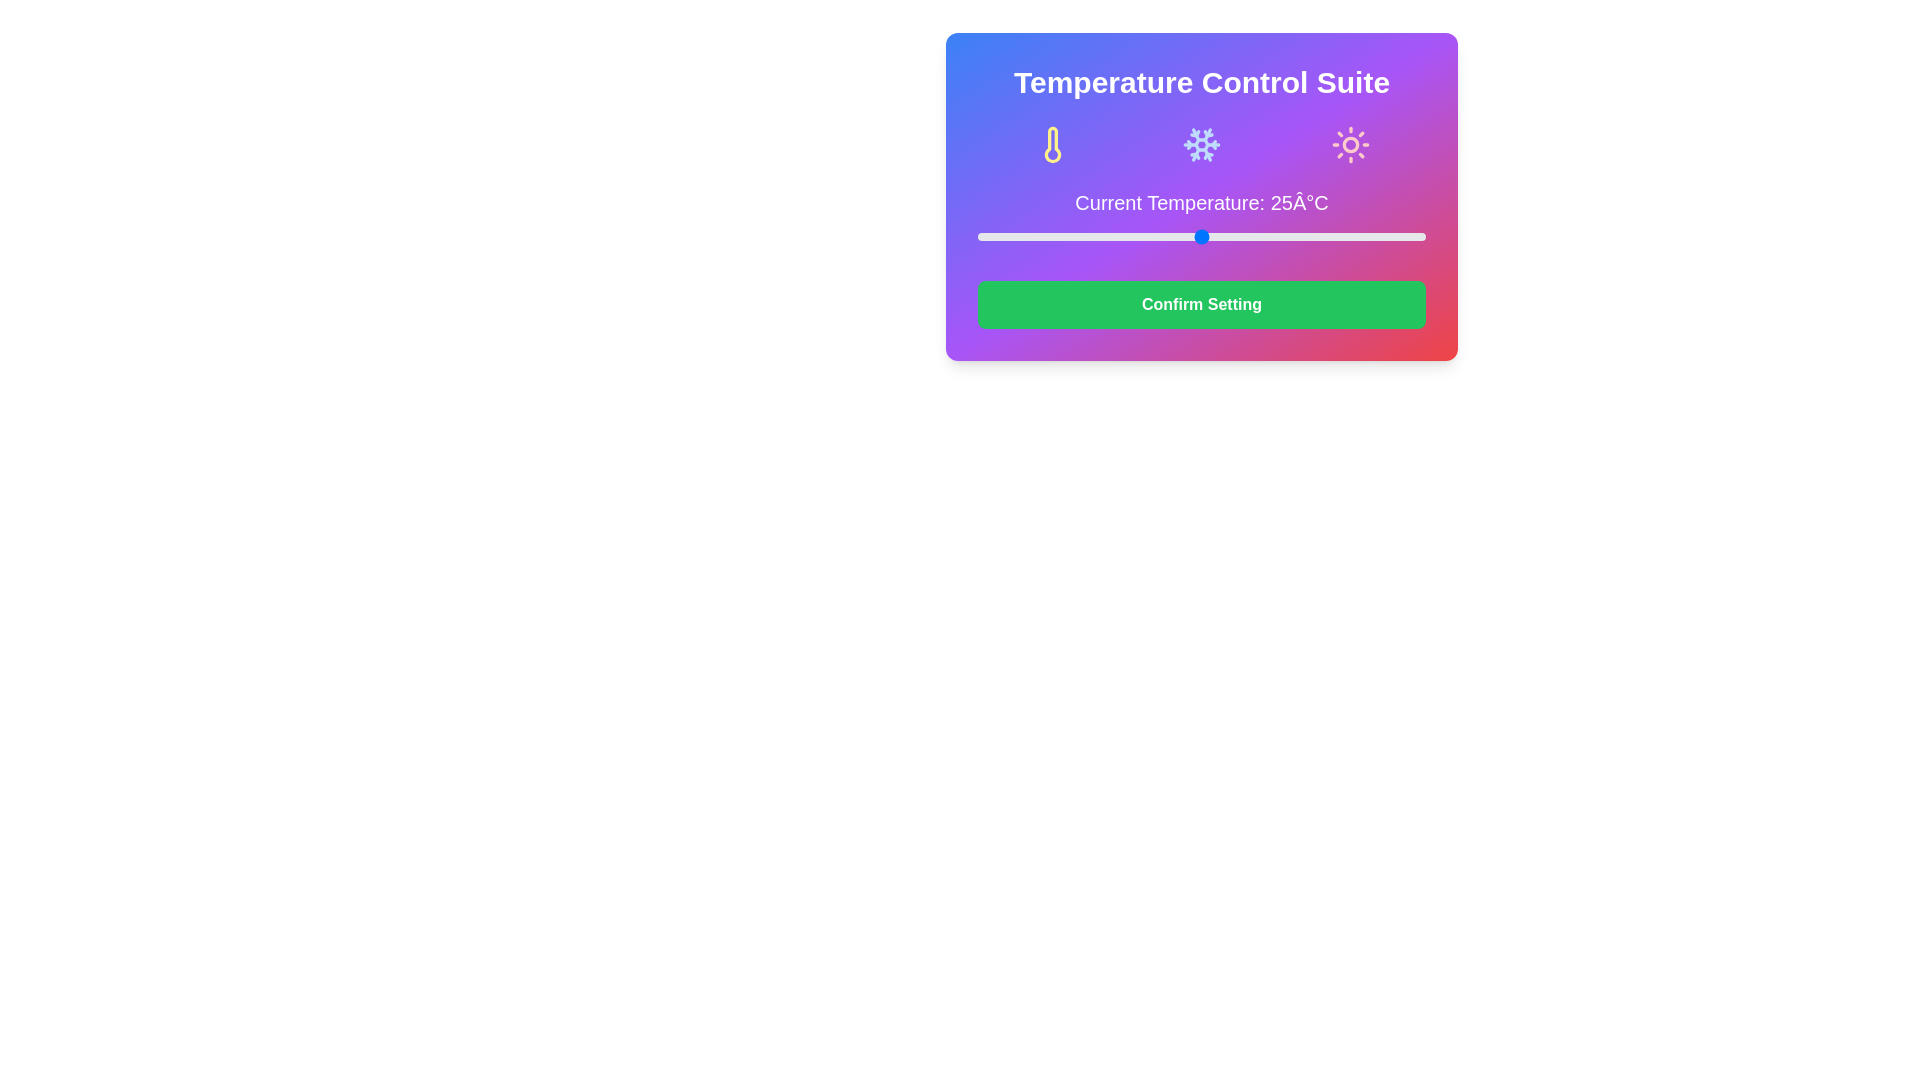 Image resolution: width=1920 pixels, height=1080 pixels. Describe the element at coordinates (1415, 235) in the screenshot. I see `the temperature slider to set the temperature to 49°C` at that location.